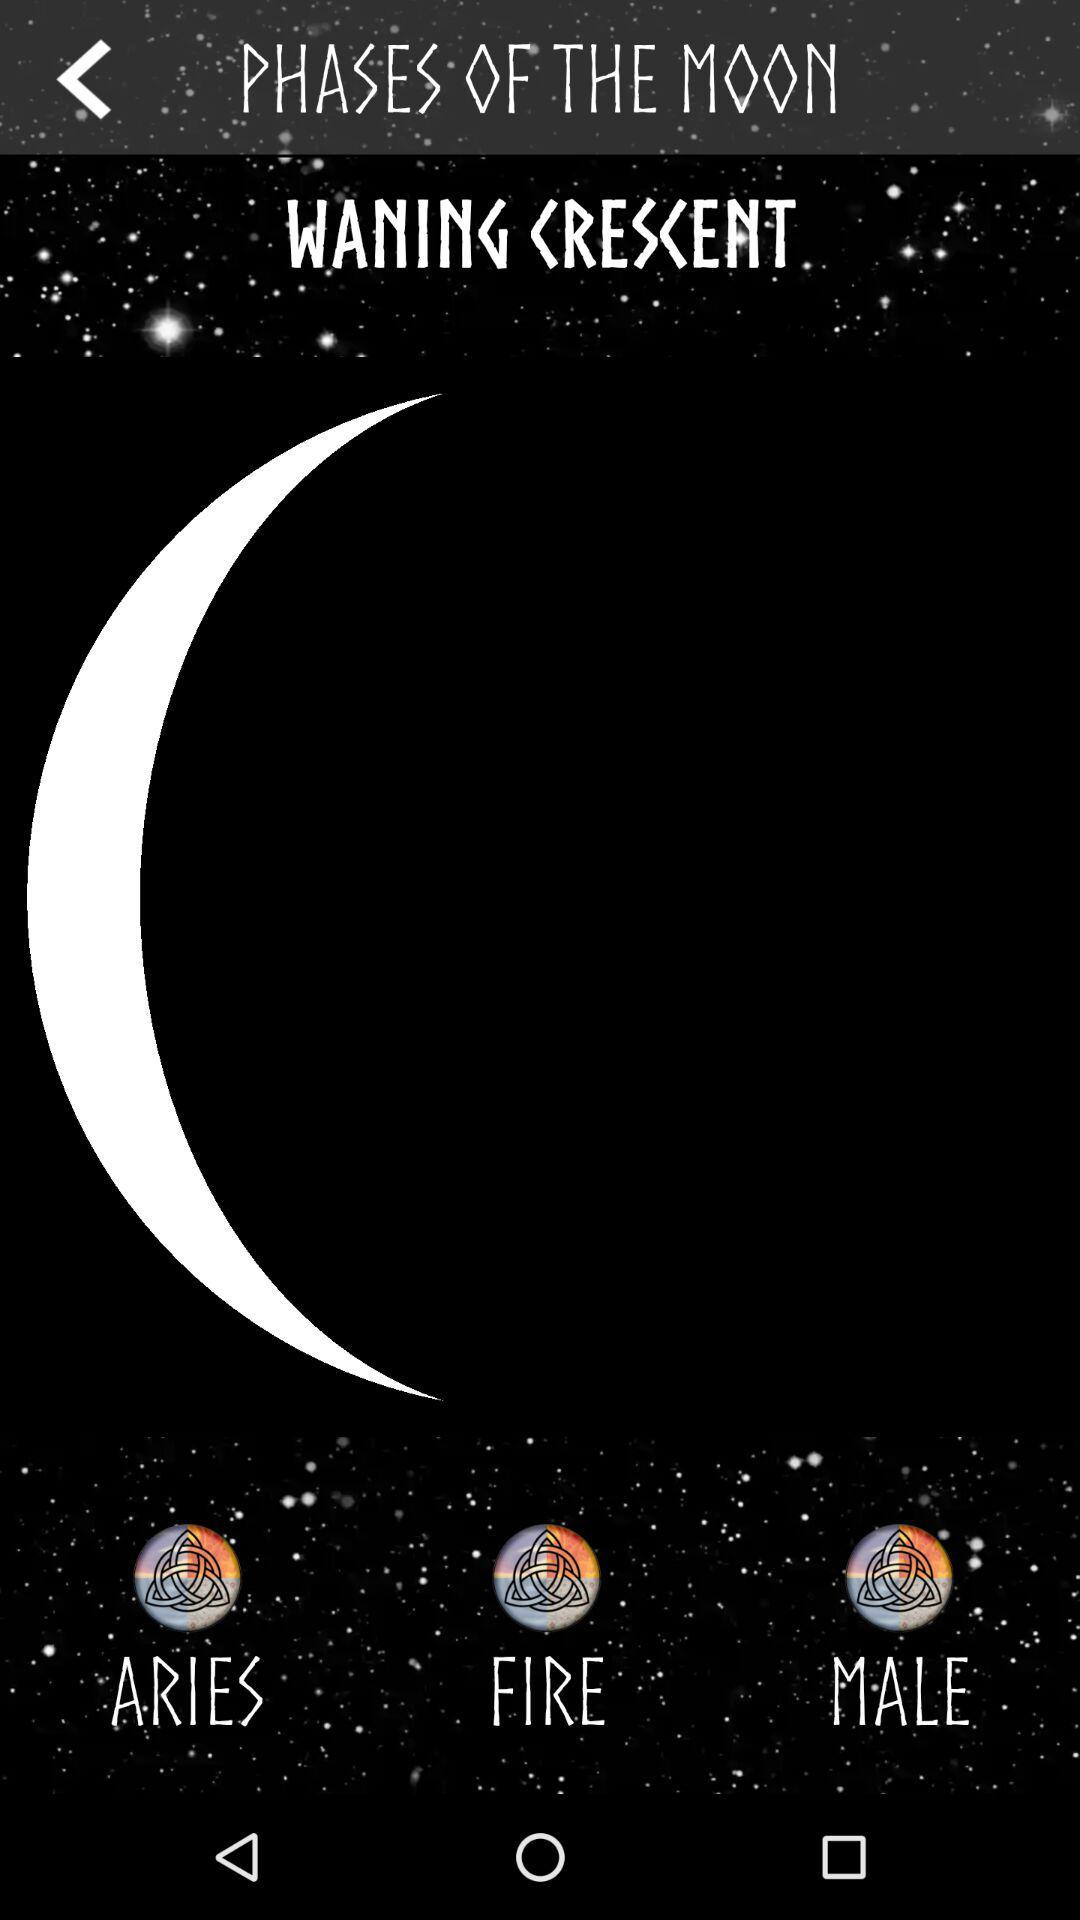 This screenshot has width=1080, height=1920. What do you see at coordinates (102, 78) in the screenshot?
I see `go back` at bounding box center [102, 78].